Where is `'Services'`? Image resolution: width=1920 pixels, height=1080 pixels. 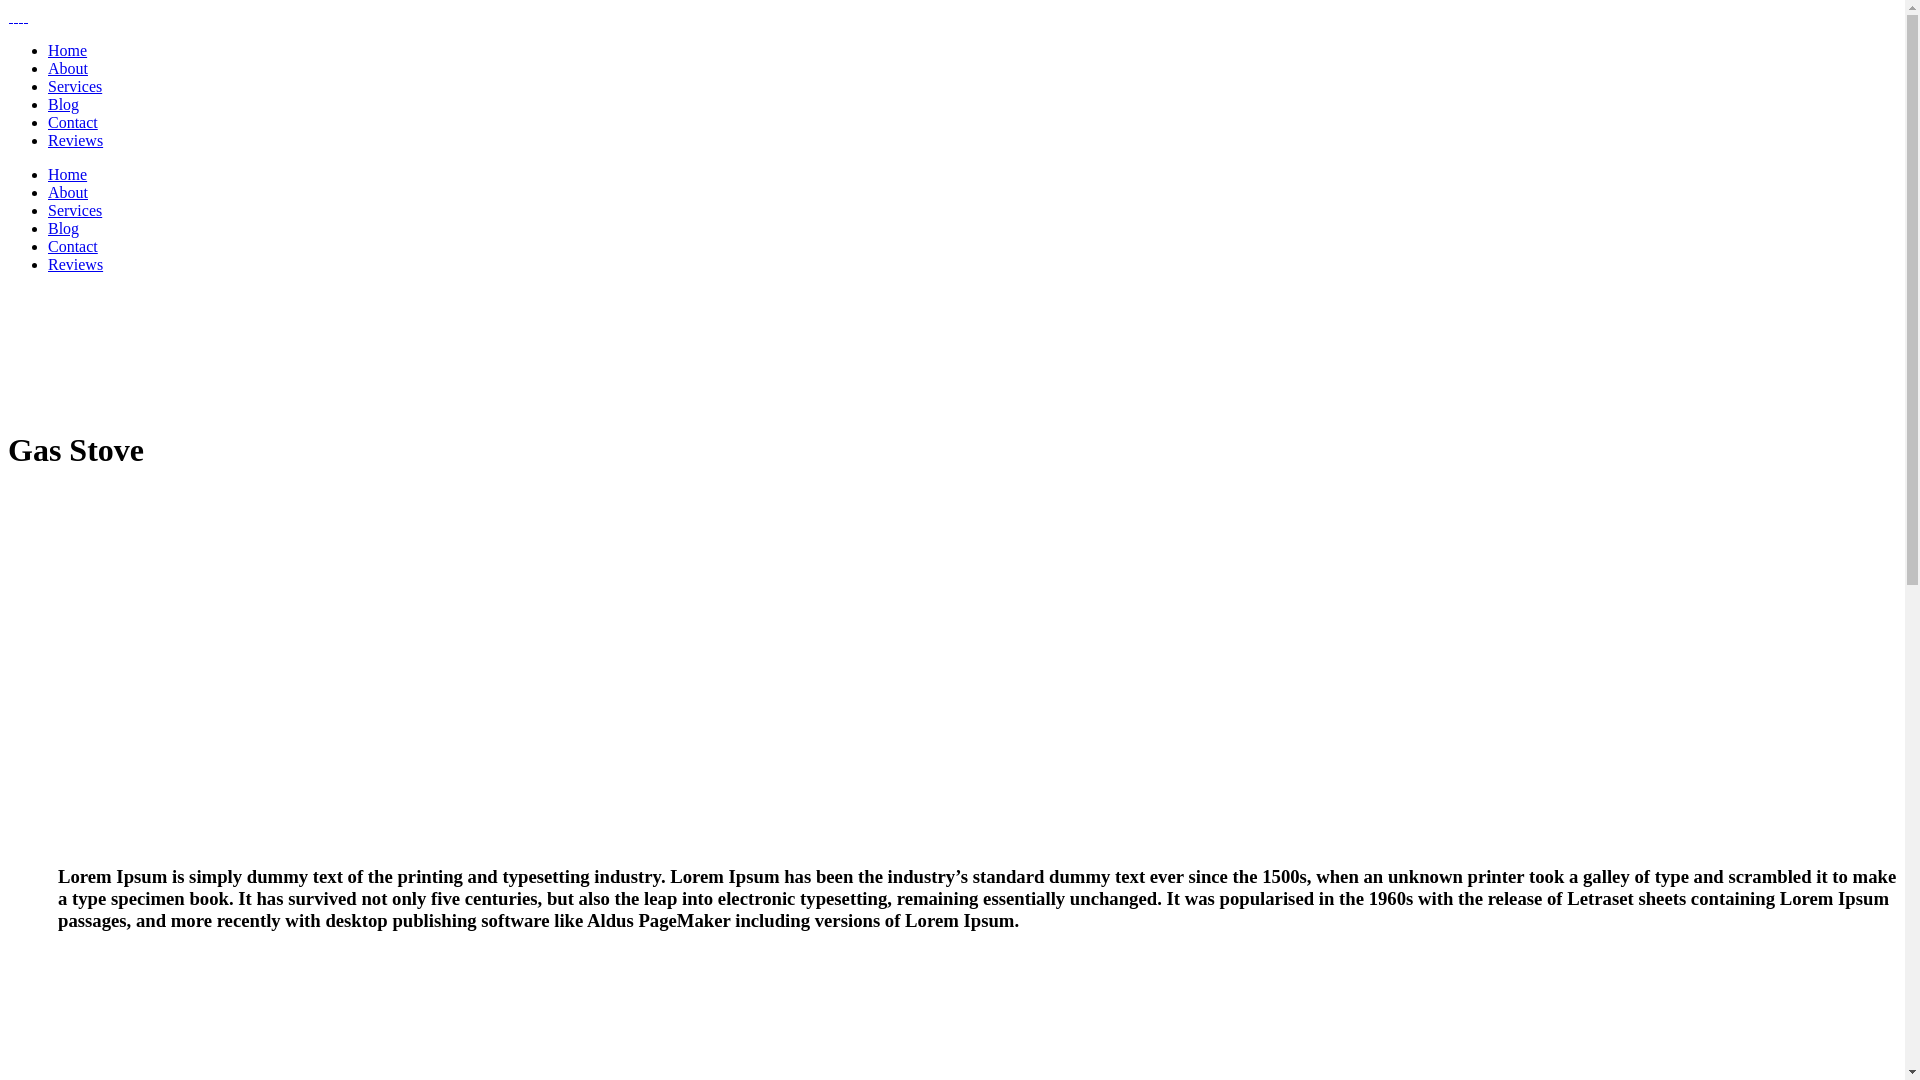 'Services' is located at coordinates (75, 210).